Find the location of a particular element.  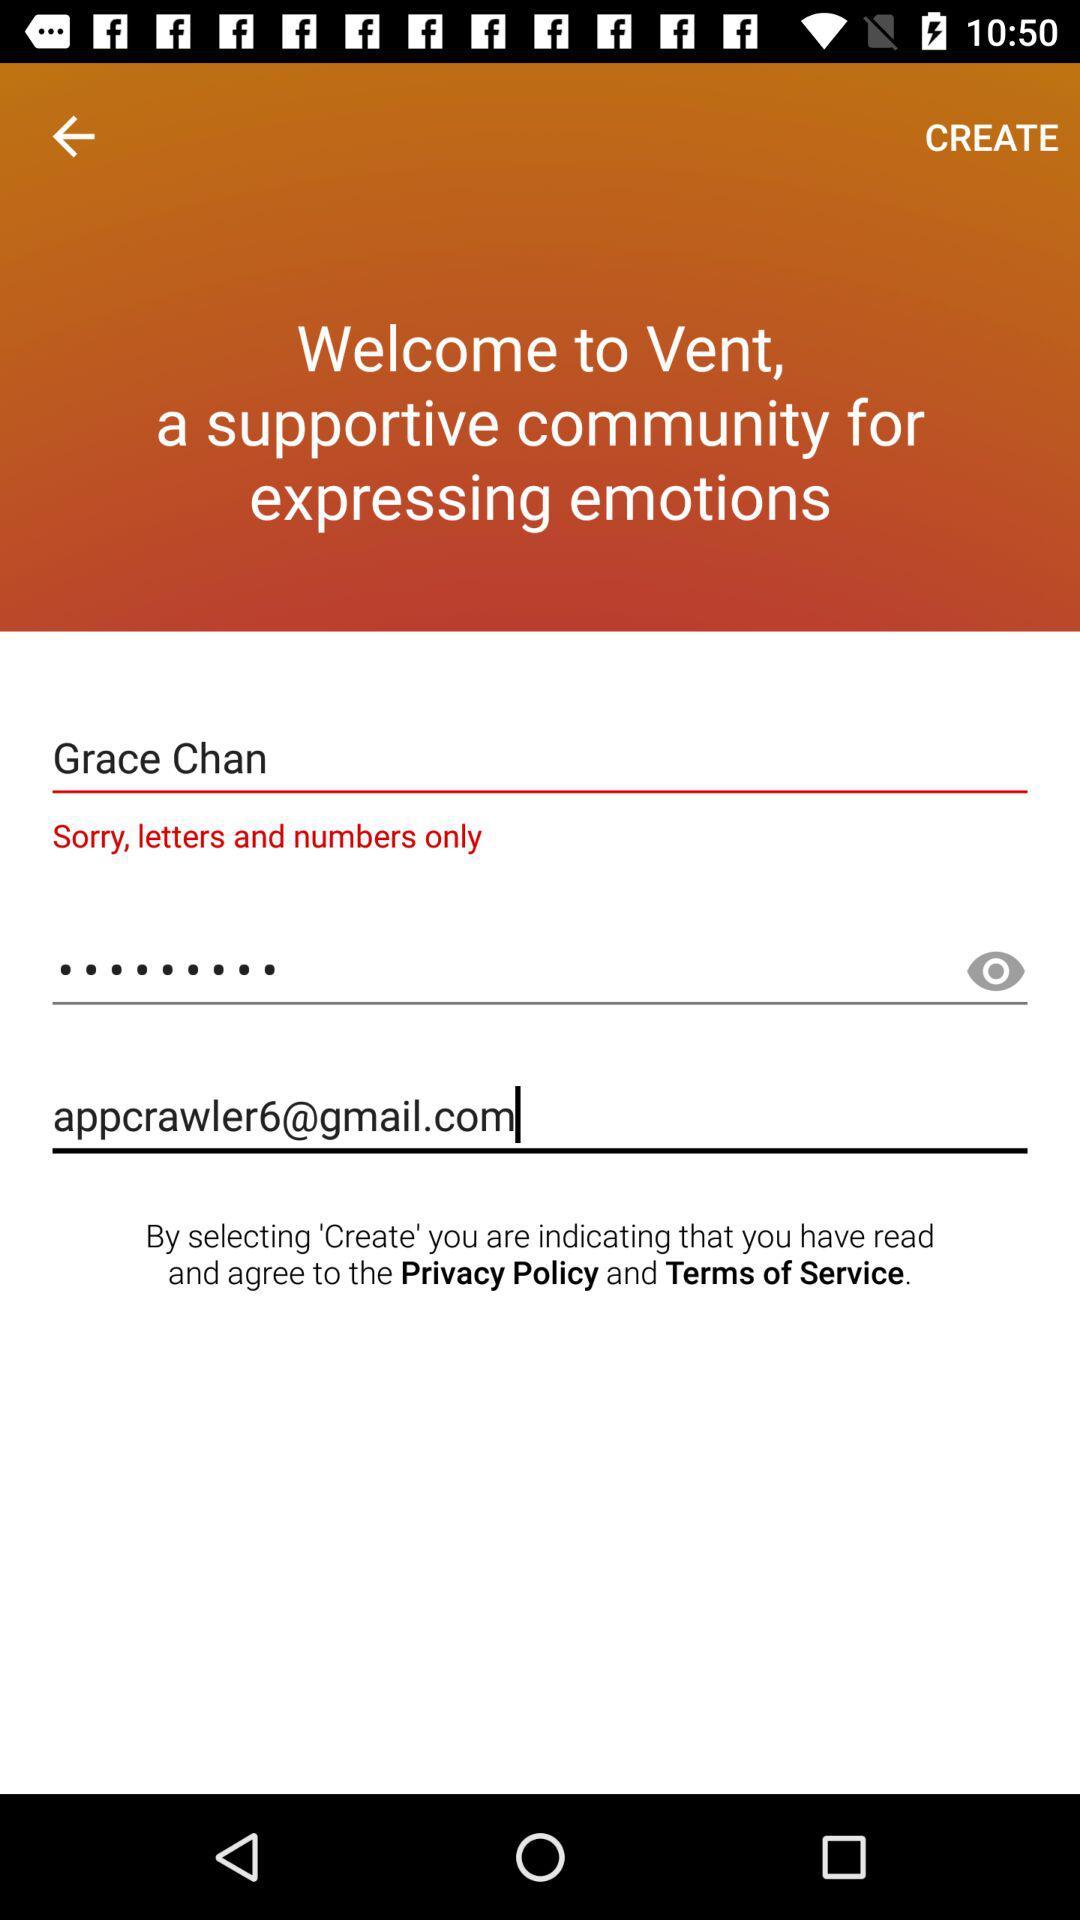

the visibility icon is located at coordinates (995, 972).